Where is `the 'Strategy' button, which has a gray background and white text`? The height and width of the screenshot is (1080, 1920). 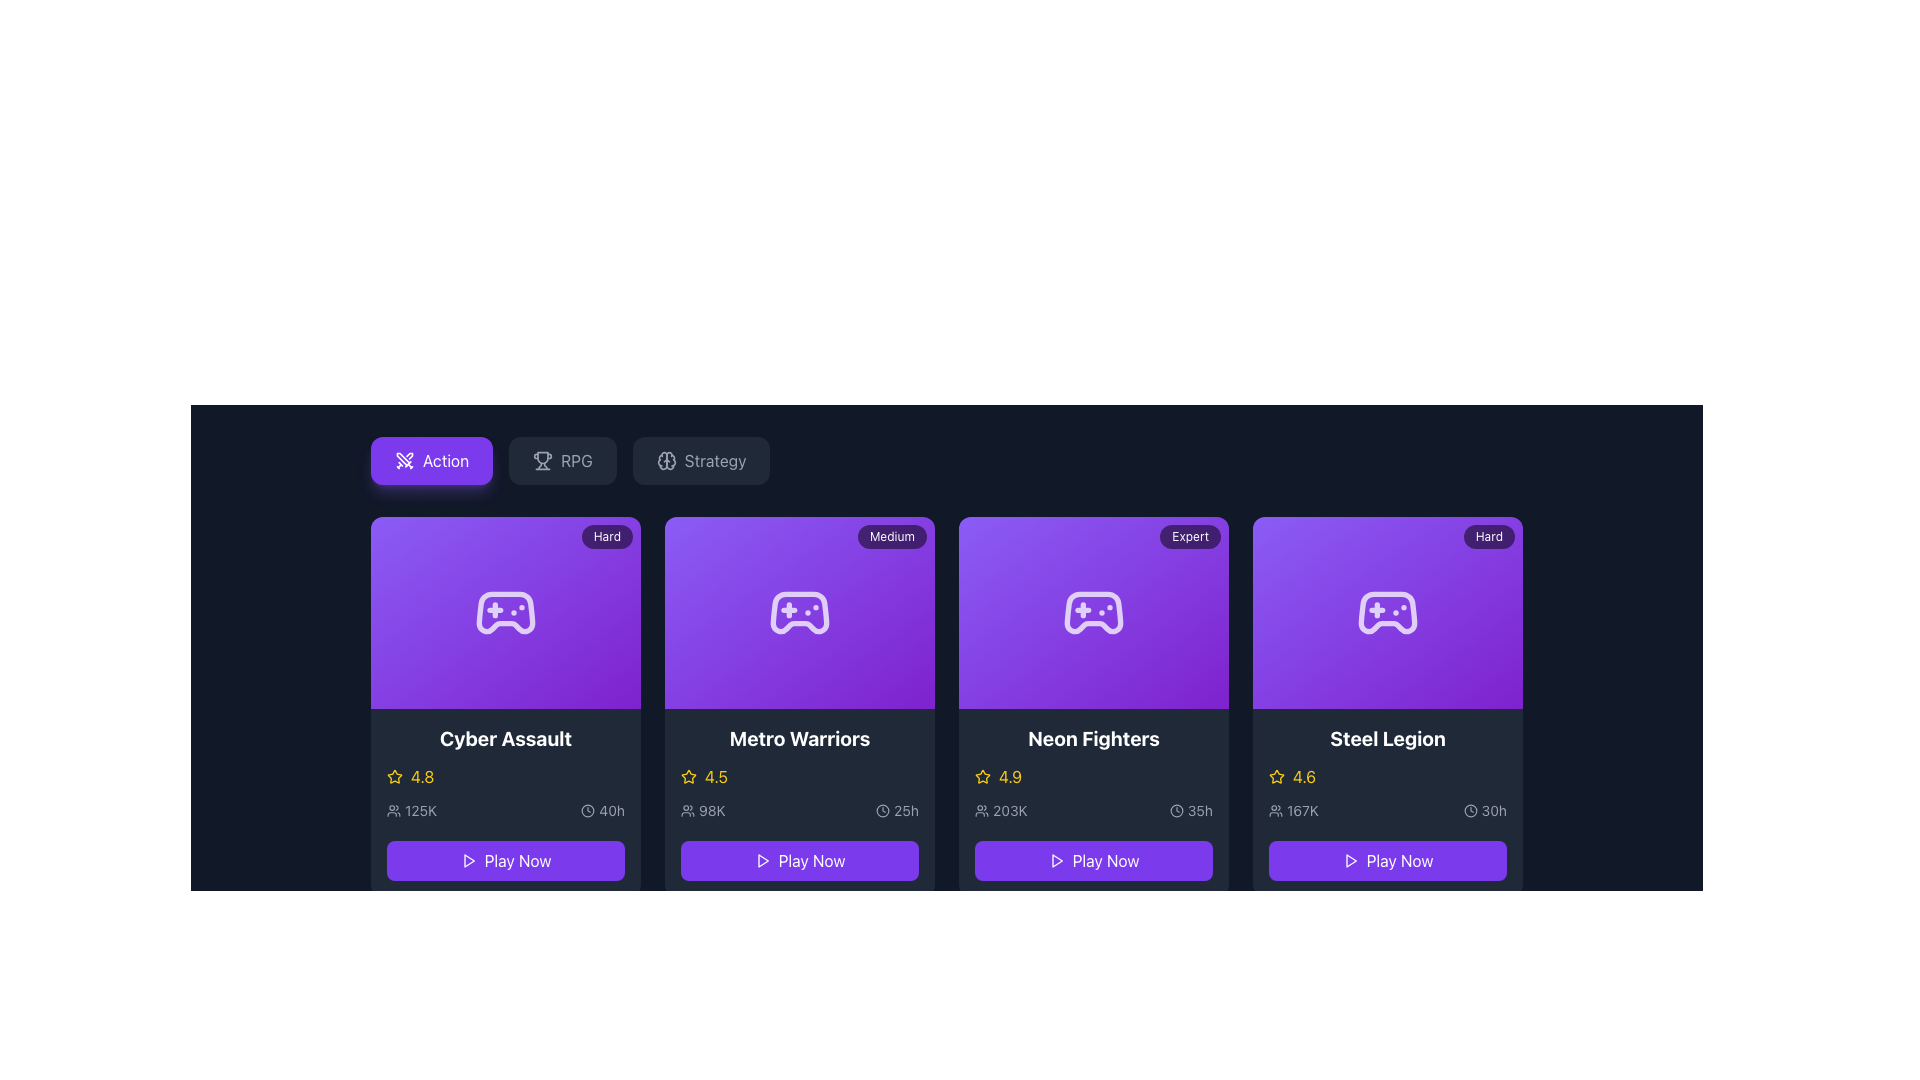
the 'Strategy' button, which has a gray background and white text is located at coordinates (701, 461).